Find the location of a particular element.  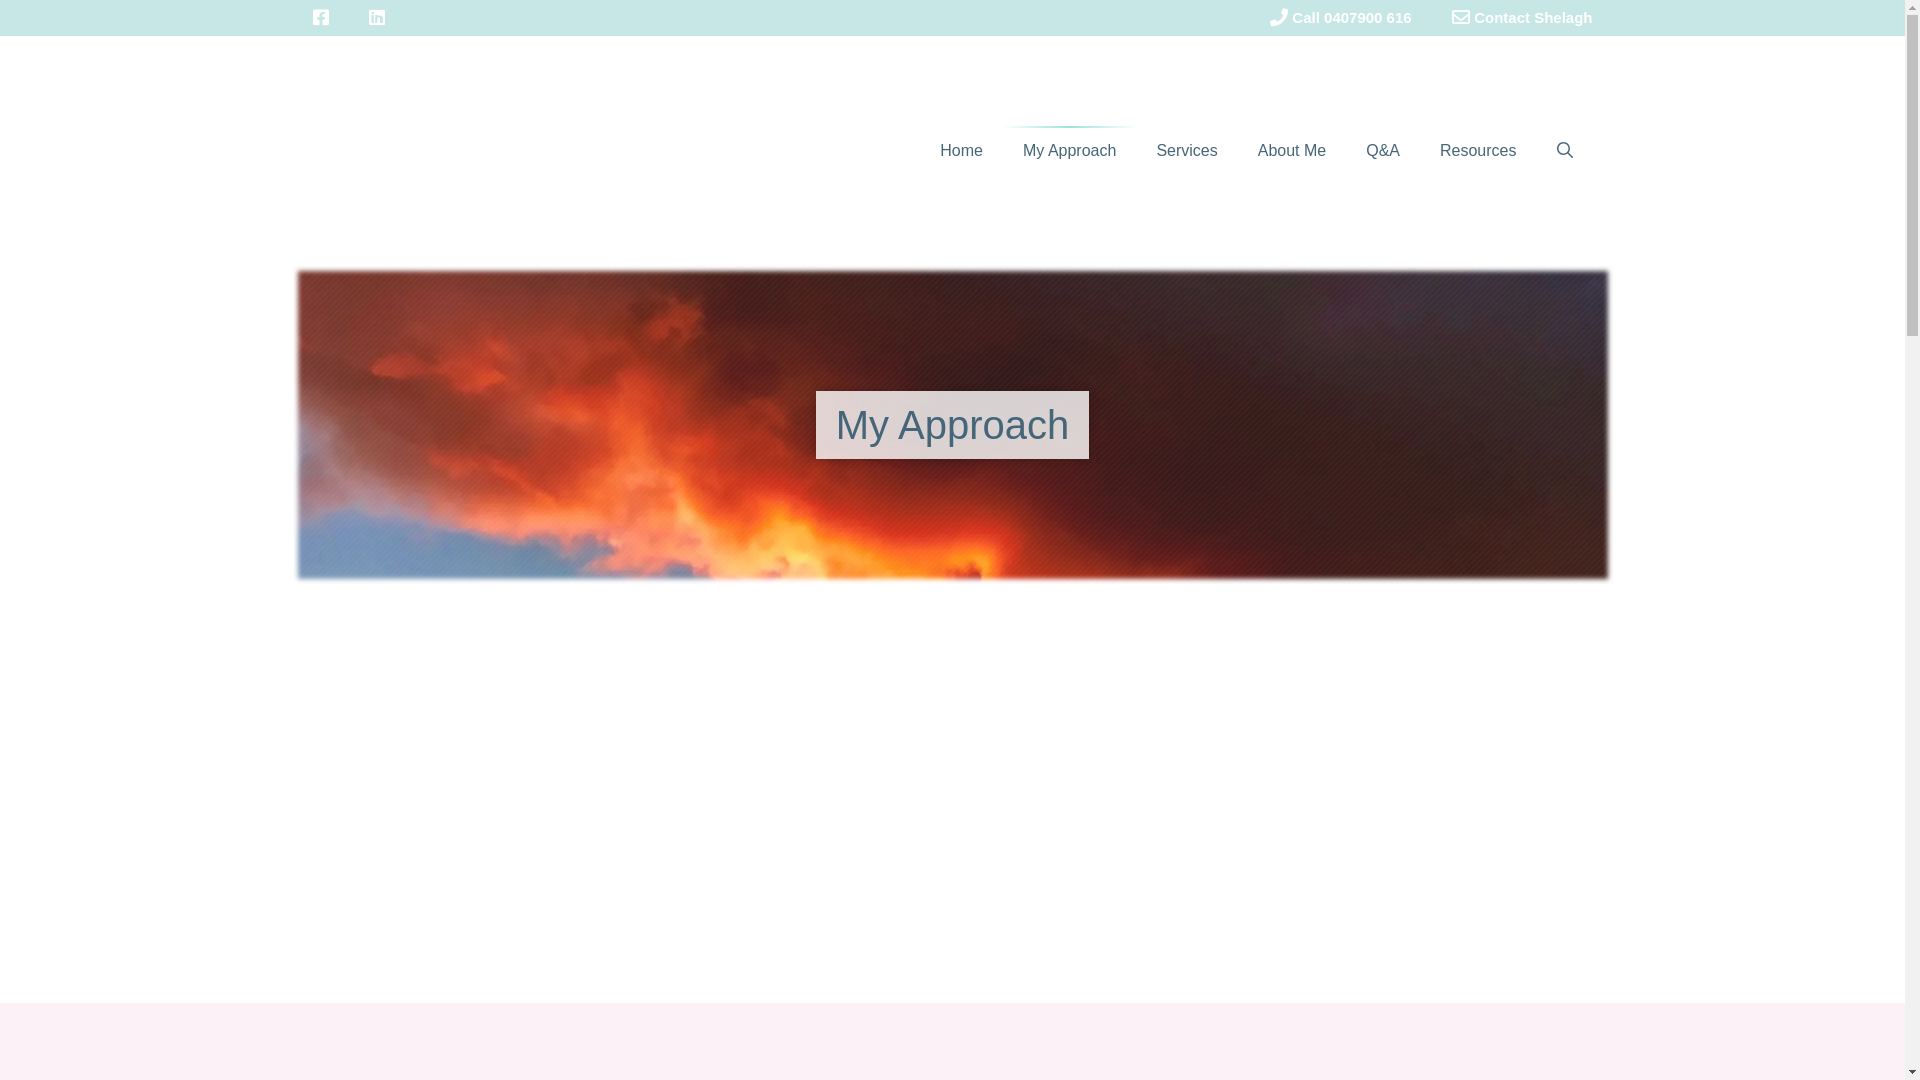

'Q&A' is located at coordinates (1381, 149).